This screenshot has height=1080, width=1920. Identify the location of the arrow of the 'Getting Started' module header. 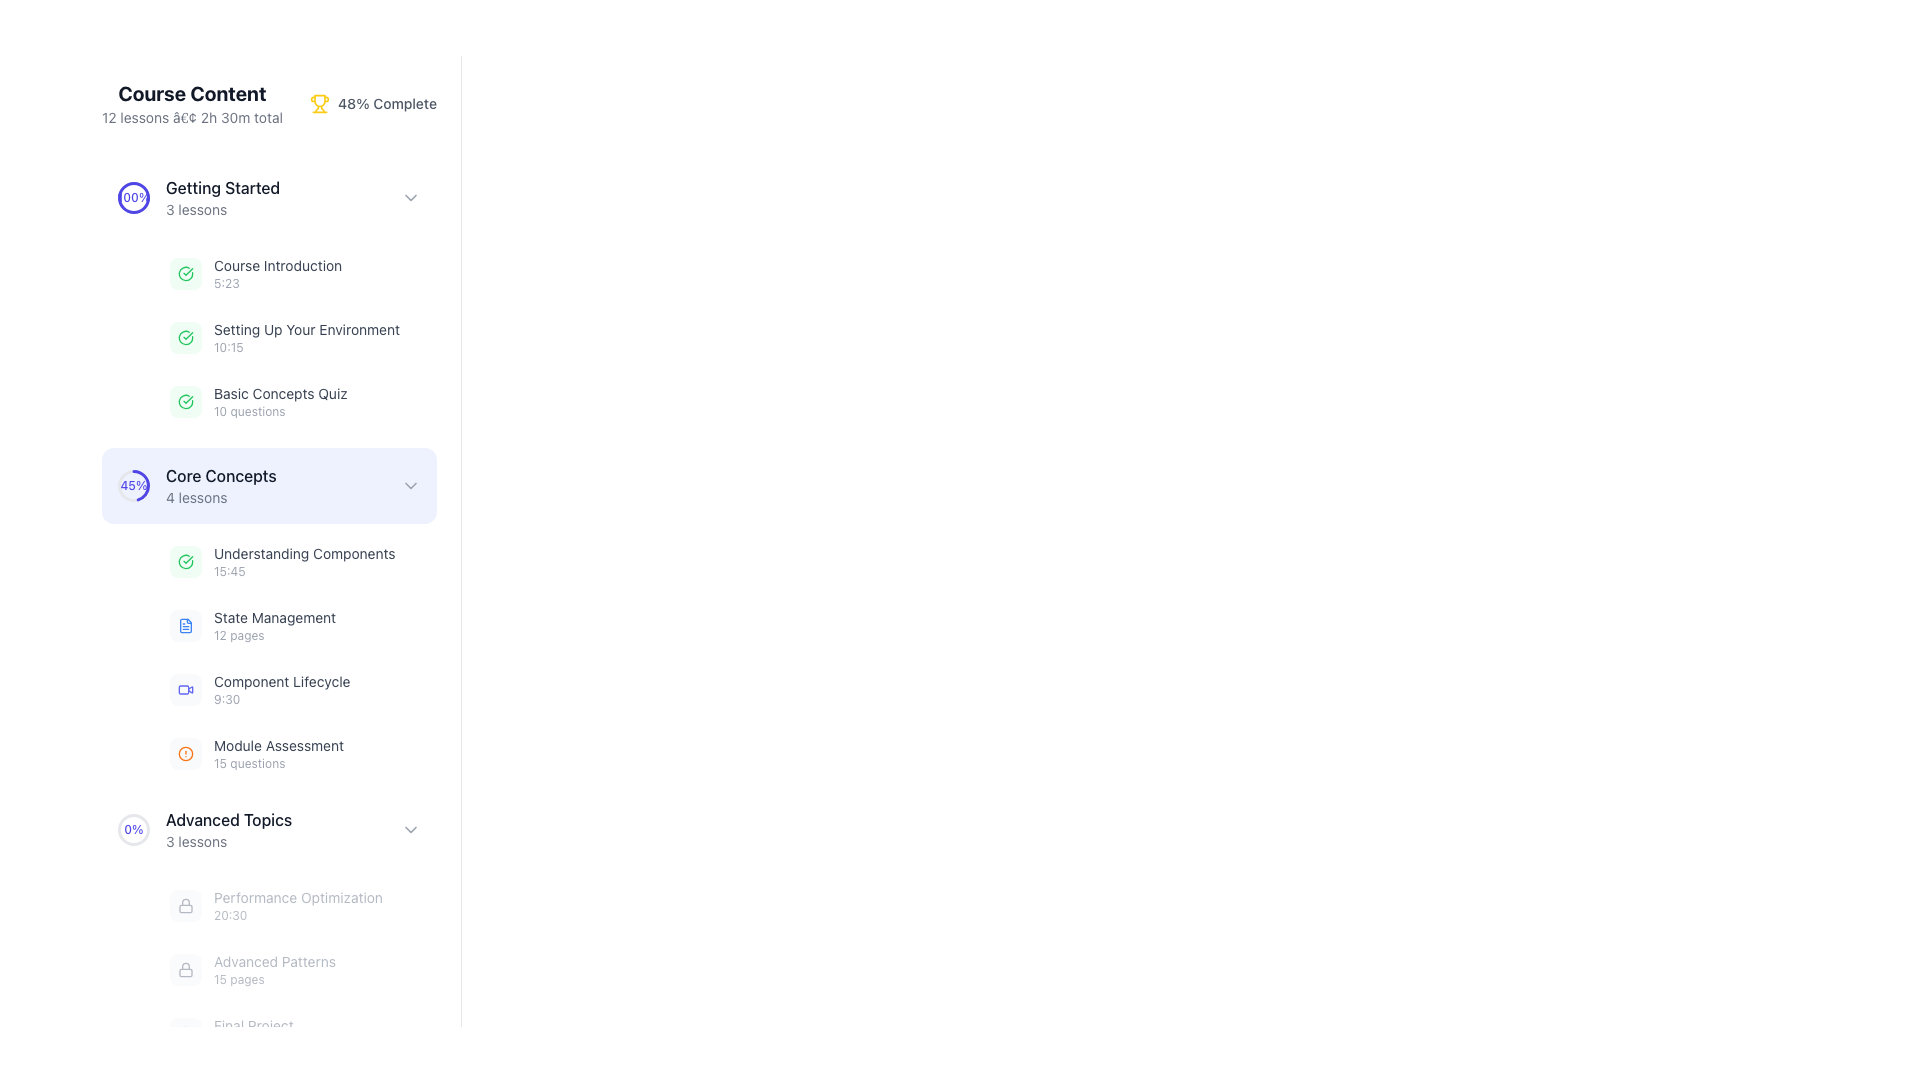
(268, 197).